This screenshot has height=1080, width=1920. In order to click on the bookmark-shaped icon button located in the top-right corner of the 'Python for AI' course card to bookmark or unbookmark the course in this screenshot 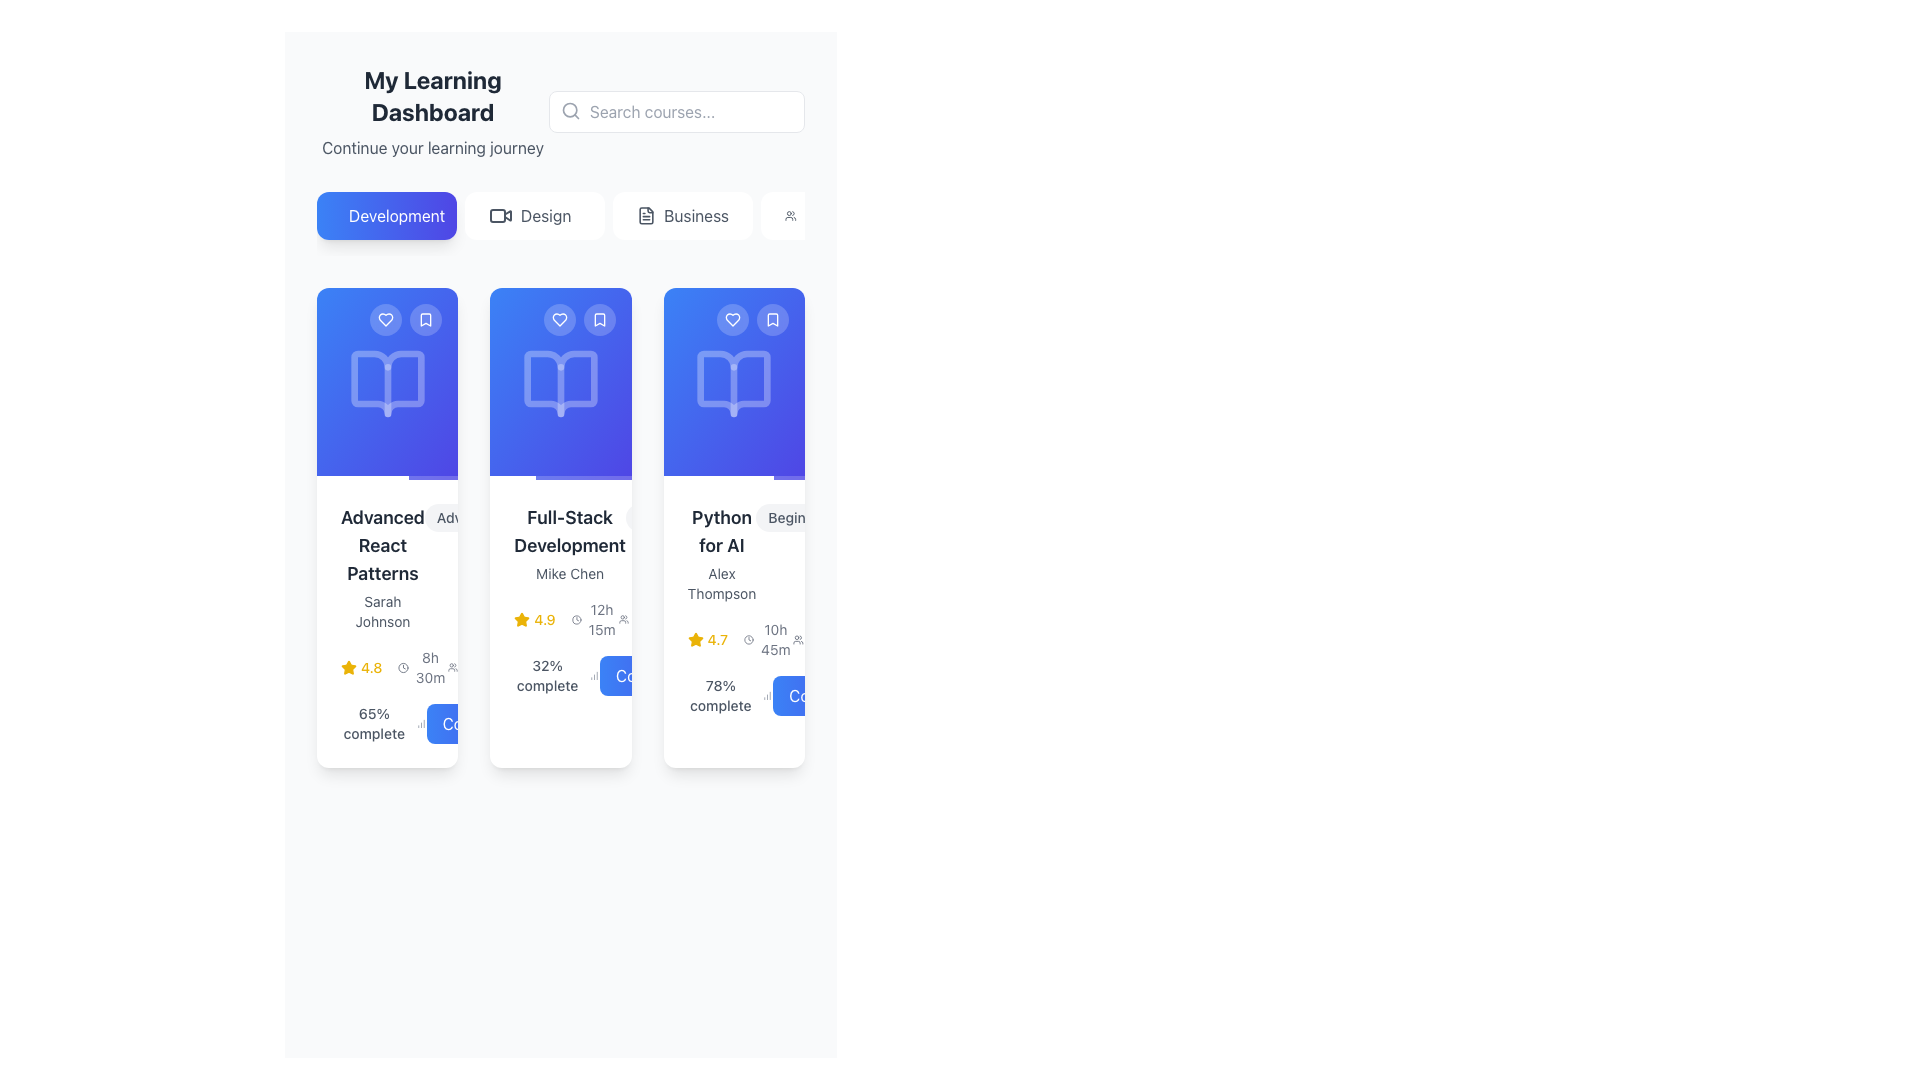, I will do `click(771, 319)`.